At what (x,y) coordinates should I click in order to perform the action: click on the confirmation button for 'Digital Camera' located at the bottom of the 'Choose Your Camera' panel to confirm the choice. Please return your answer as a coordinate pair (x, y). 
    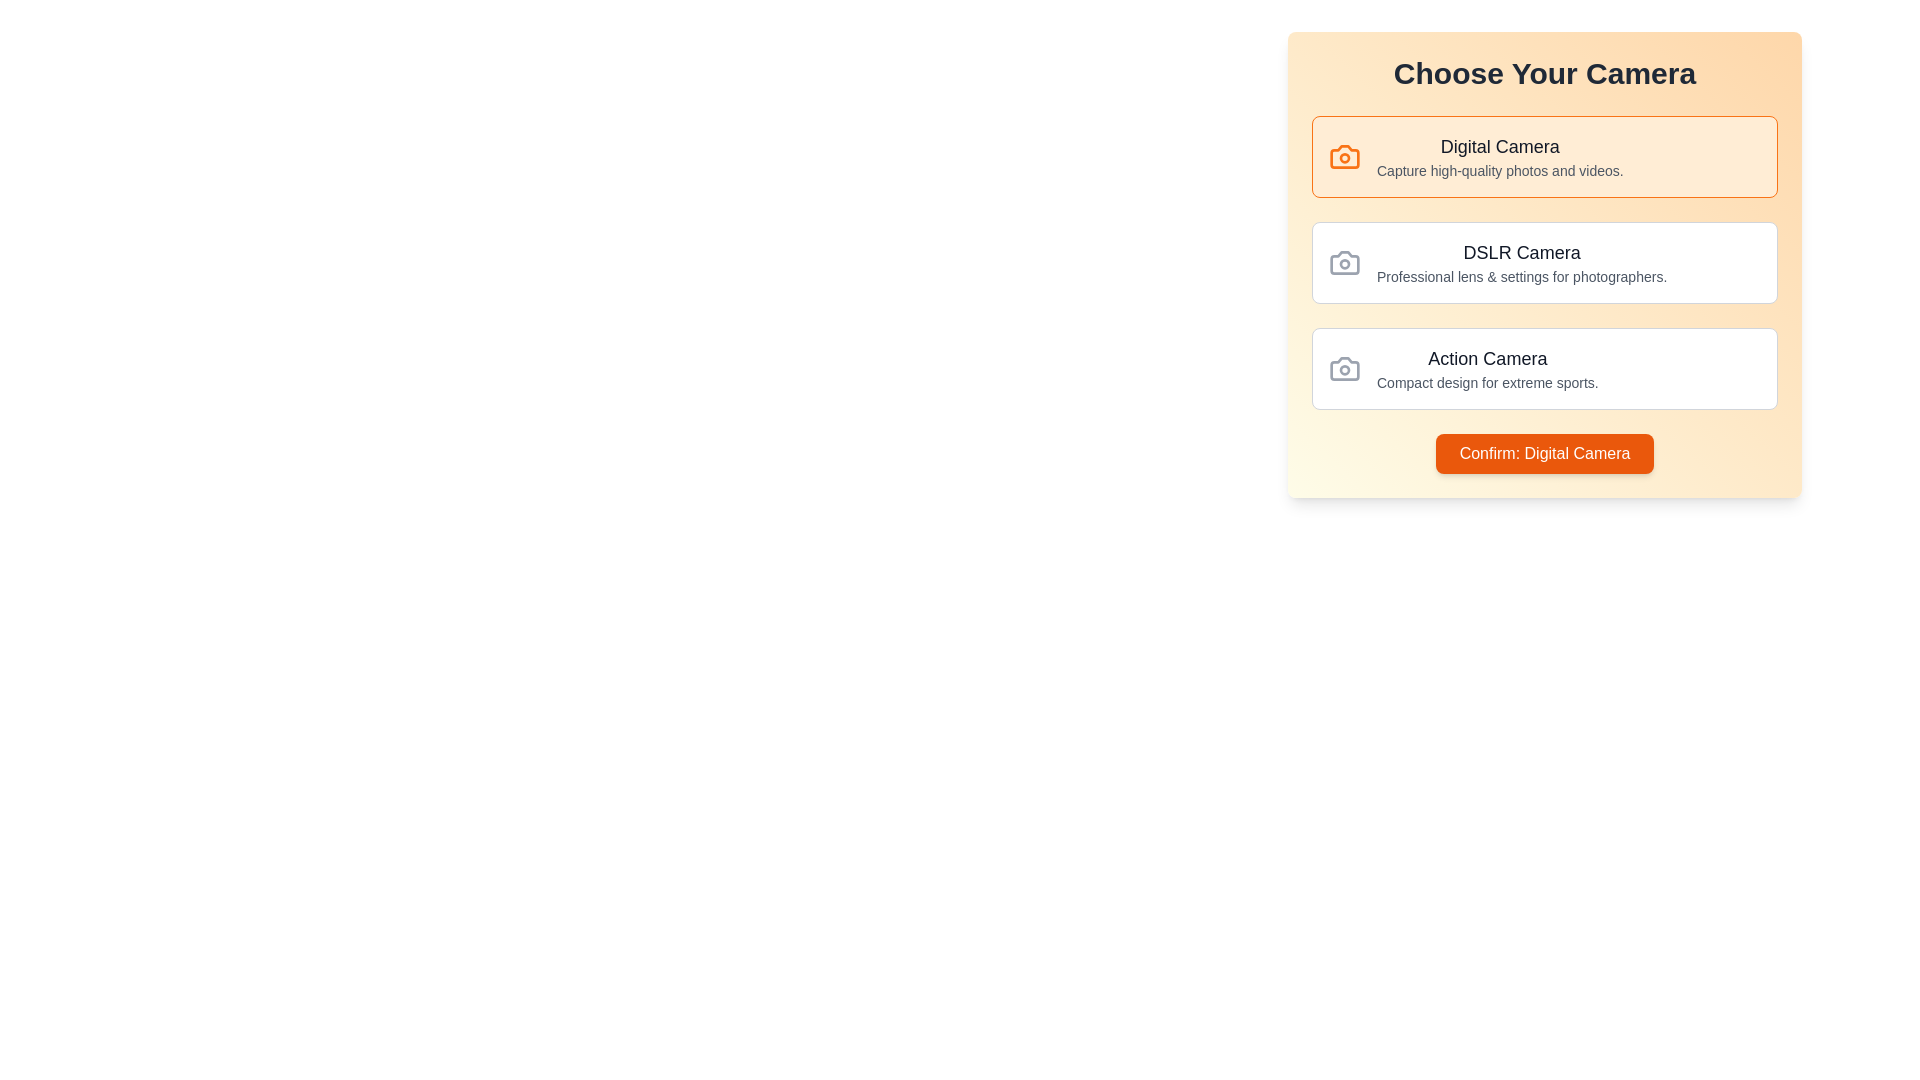
    Looking at the image, I should click on (1544, 454).